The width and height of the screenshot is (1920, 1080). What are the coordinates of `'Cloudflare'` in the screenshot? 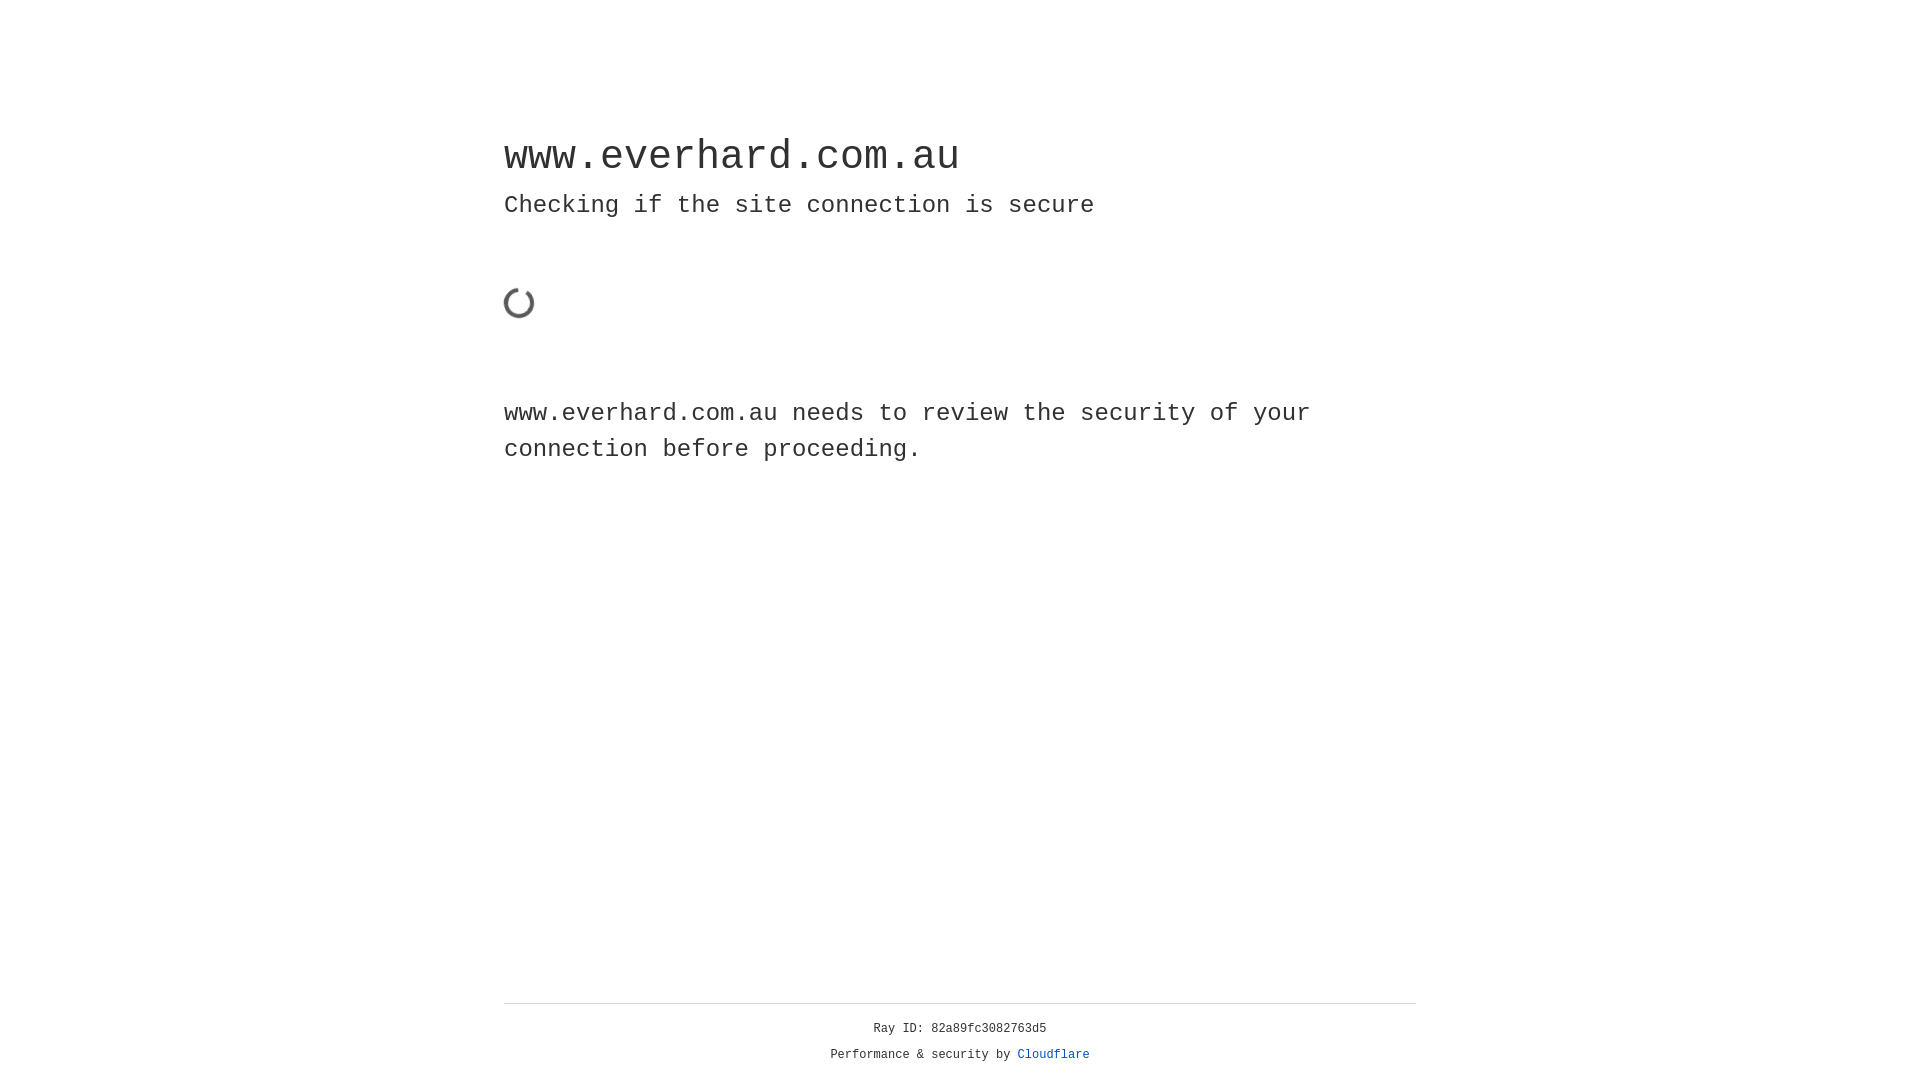 It's located at (1017, 1054).